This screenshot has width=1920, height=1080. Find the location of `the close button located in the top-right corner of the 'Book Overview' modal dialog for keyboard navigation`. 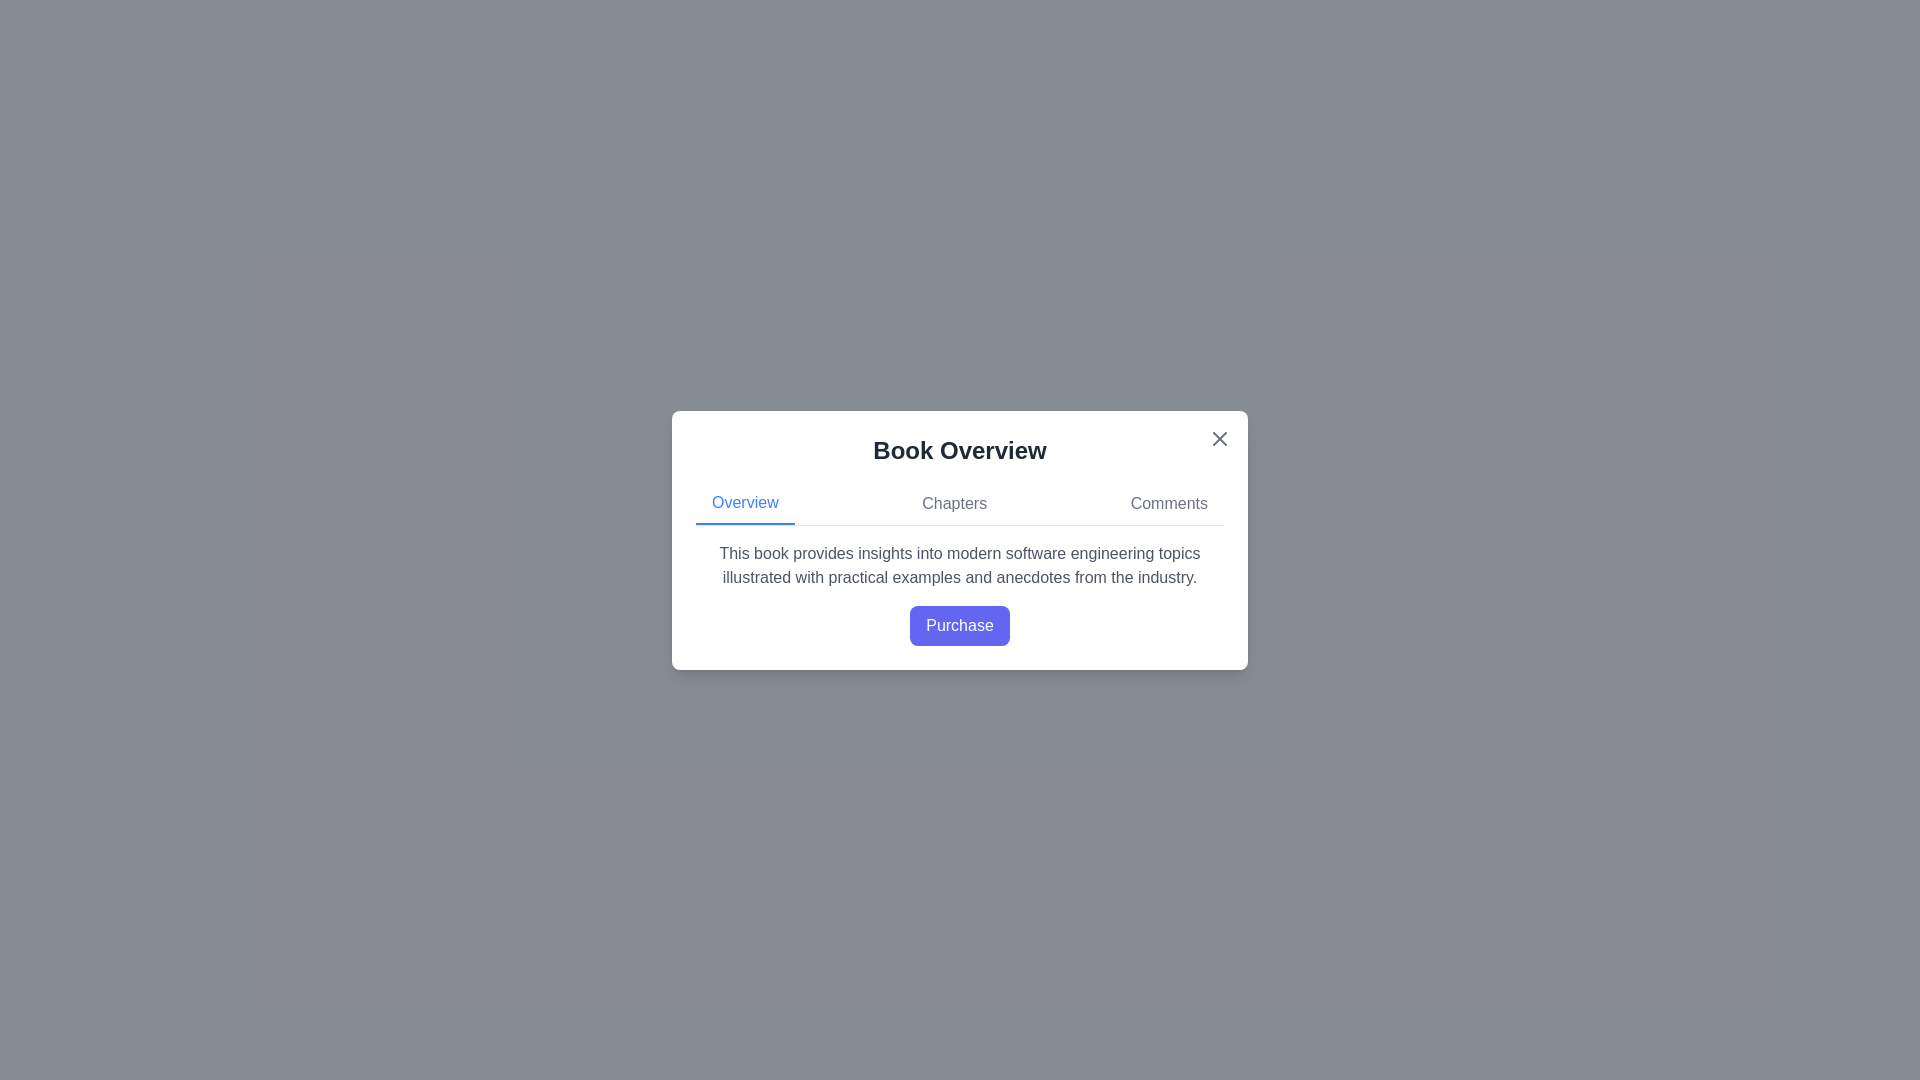

the close button located in the top-right corner of the 'Book Overview' modal dialog for keyboard navigation is located at coordinates (1218, 437).